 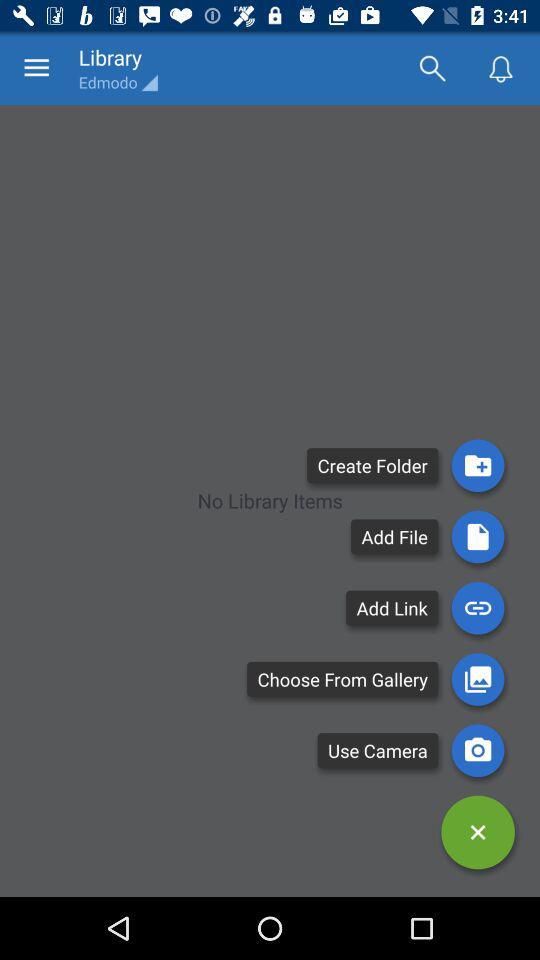 What do you see at coordinates (477, 607) in the screenshot?
I see `link` at bounding box center [477, 607].